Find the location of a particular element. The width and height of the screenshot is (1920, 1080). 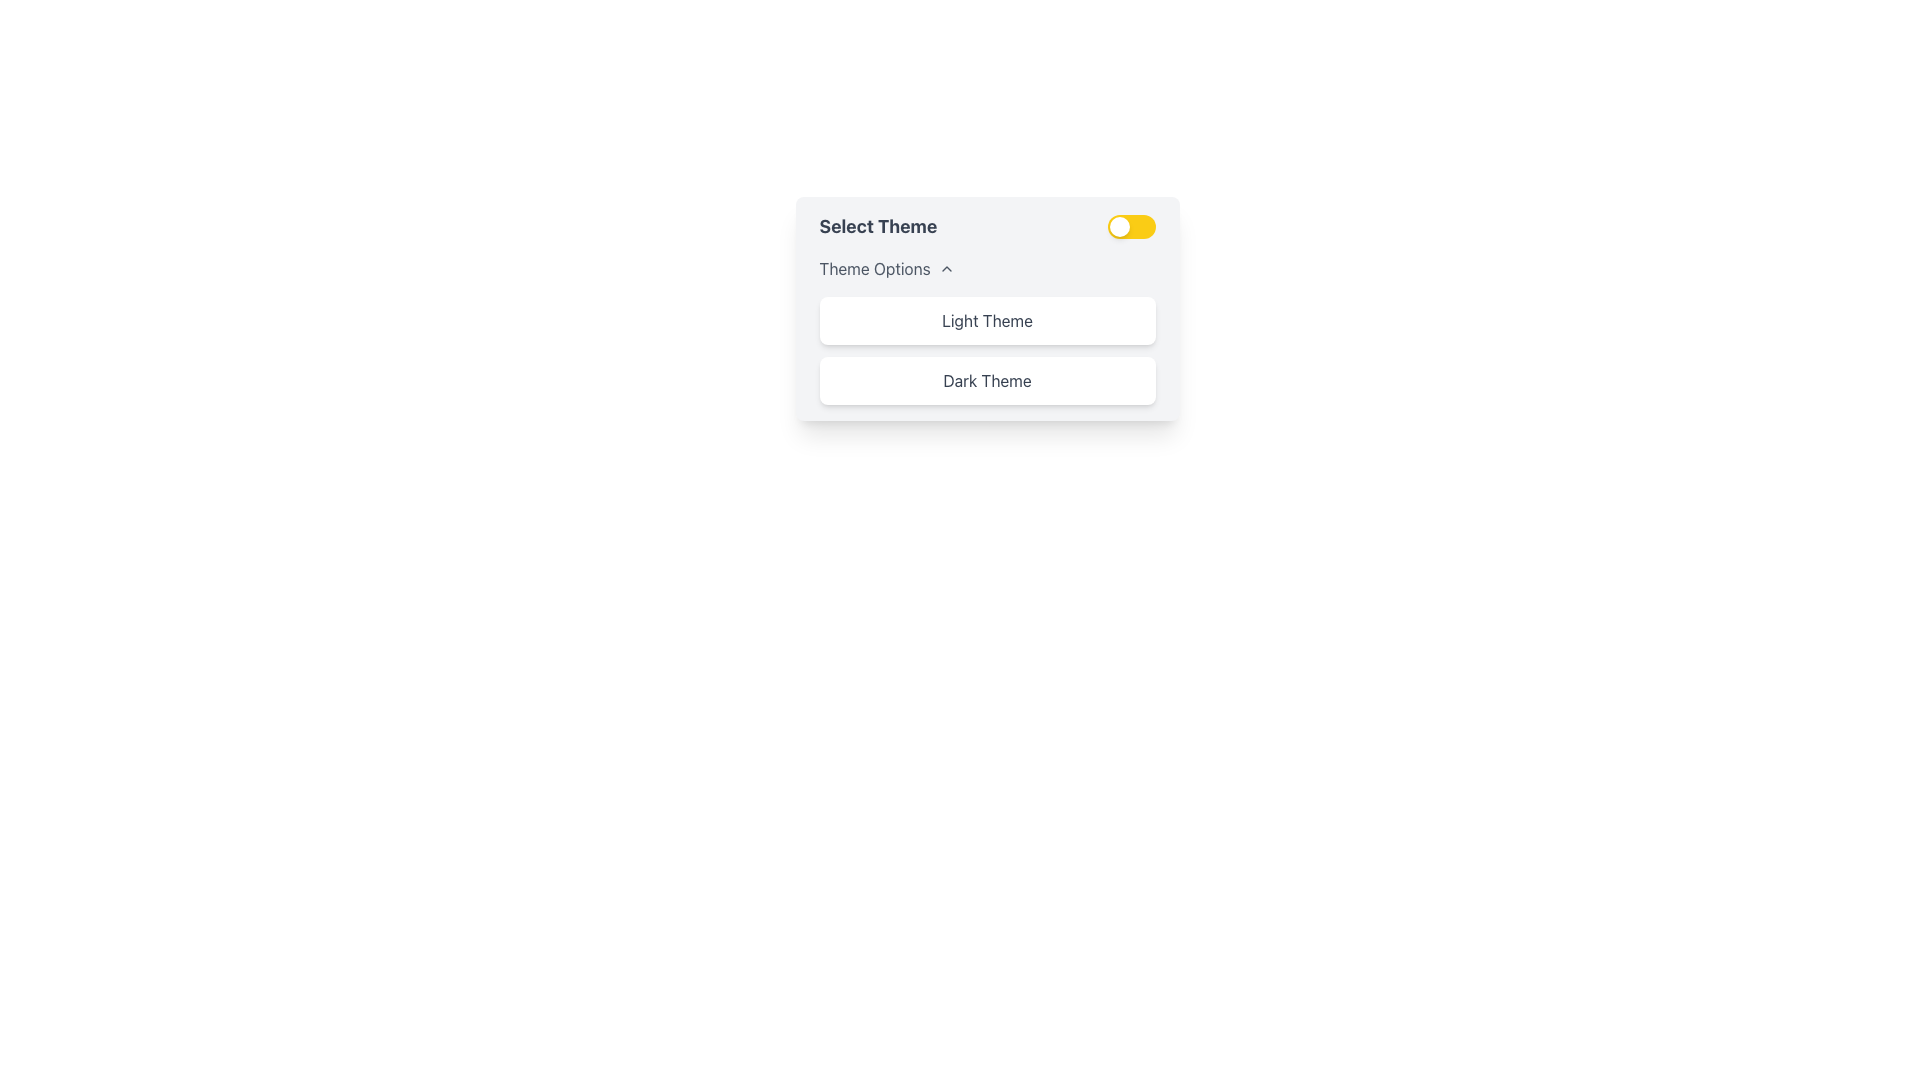

the appearance of the 'Light Theme' icon located to the left of the toggle switch in the 'Select Theme' component is located at coordinates (1118, 226).